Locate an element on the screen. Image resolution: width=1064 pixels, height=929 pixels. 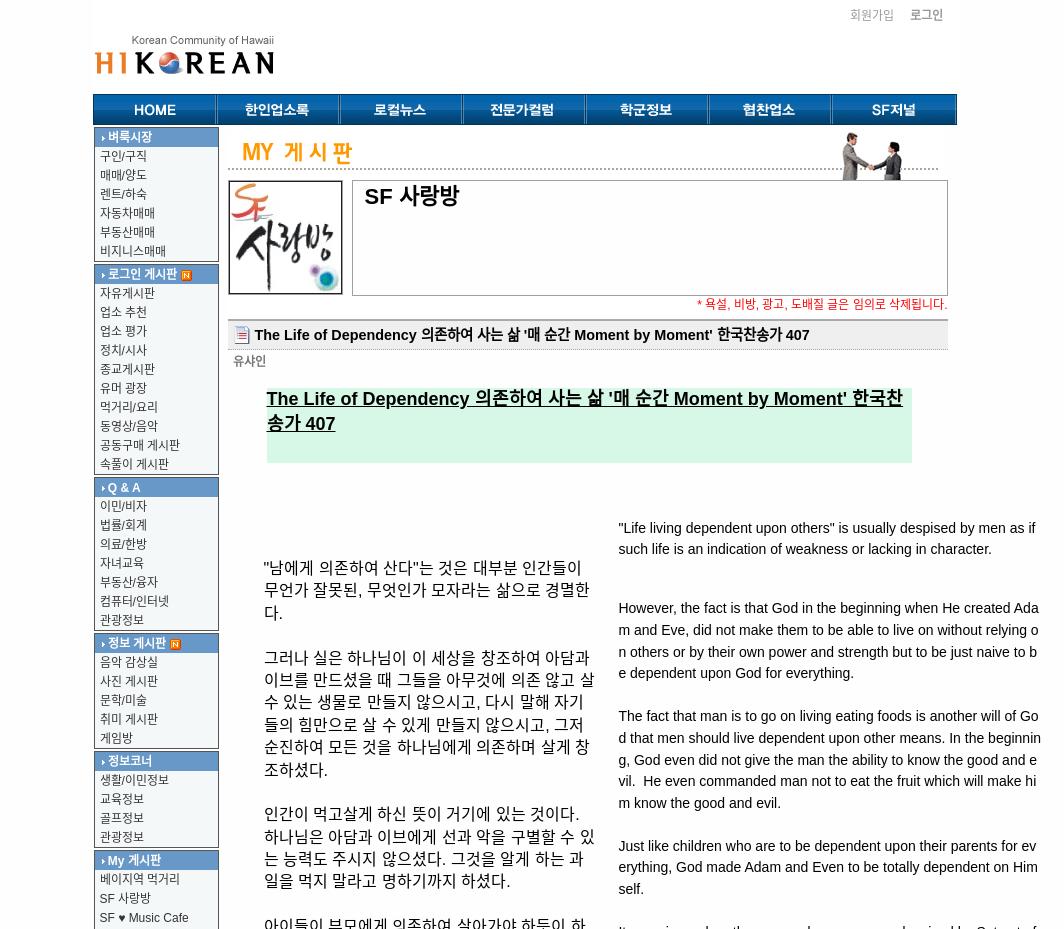
'* 욕설, 비방, 광고, 도배질 글은 임의로 삭제됩니다.' is located at coordinates (697, 304).